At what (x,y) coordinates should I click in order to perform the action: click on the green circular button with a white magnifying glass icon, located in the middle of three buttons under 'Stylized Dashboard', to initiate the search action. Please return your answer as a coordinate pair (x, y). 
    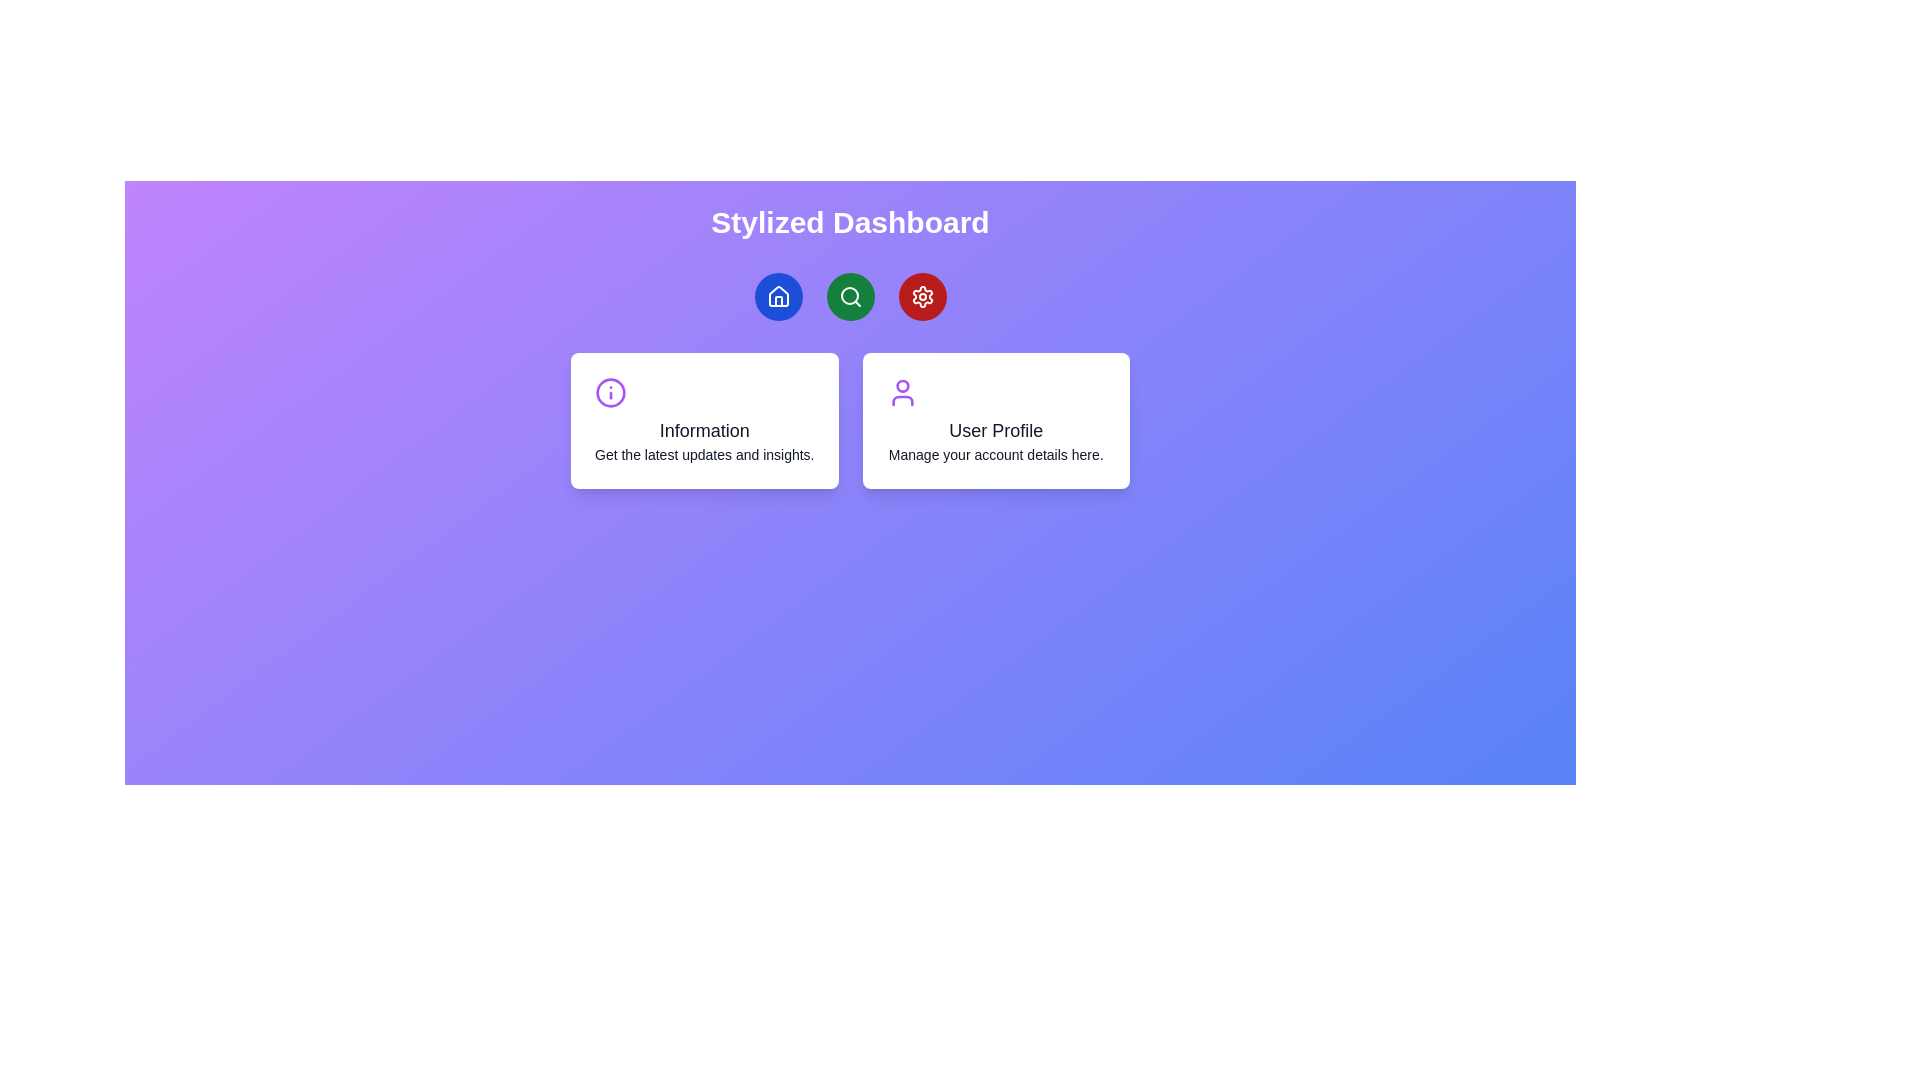
    Looking at the image, I should click on (850, 297).